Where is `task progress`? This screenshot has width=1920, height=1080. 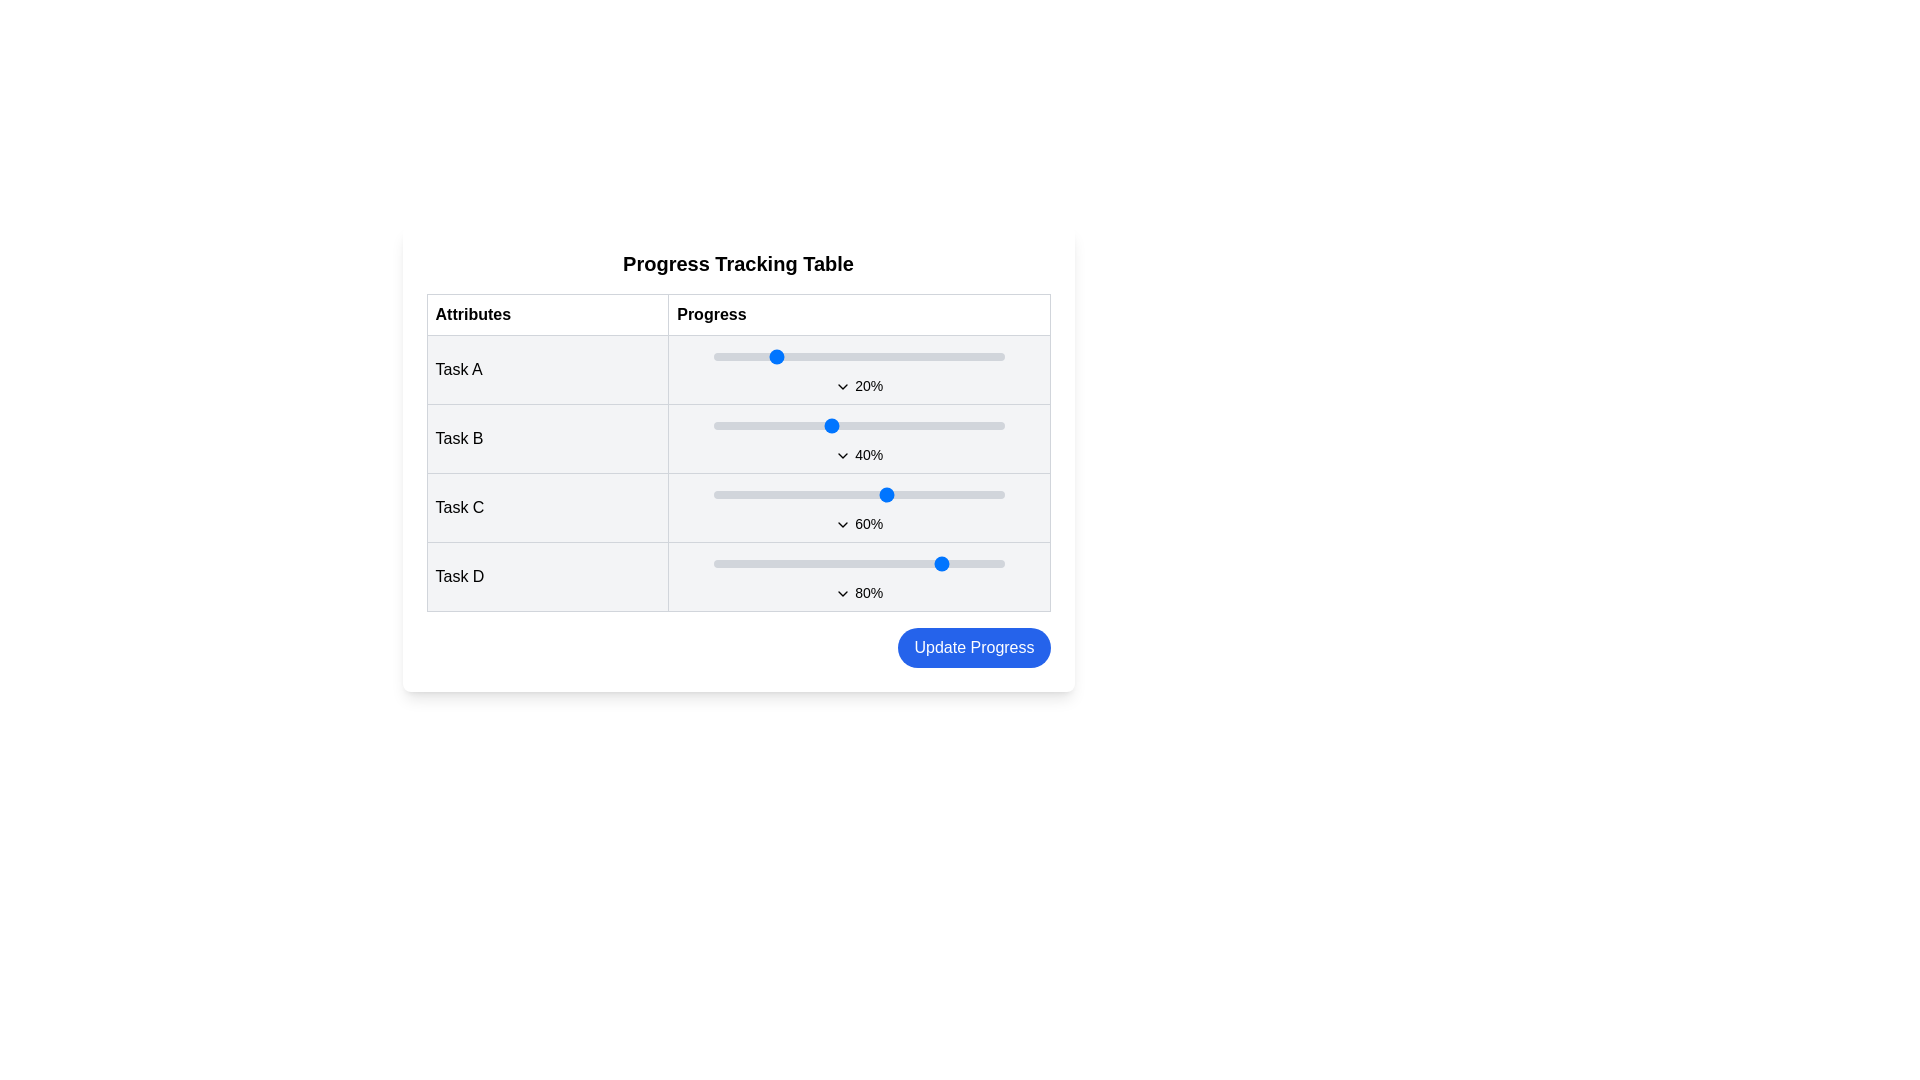
task progress is located at coordinates (741, 563).